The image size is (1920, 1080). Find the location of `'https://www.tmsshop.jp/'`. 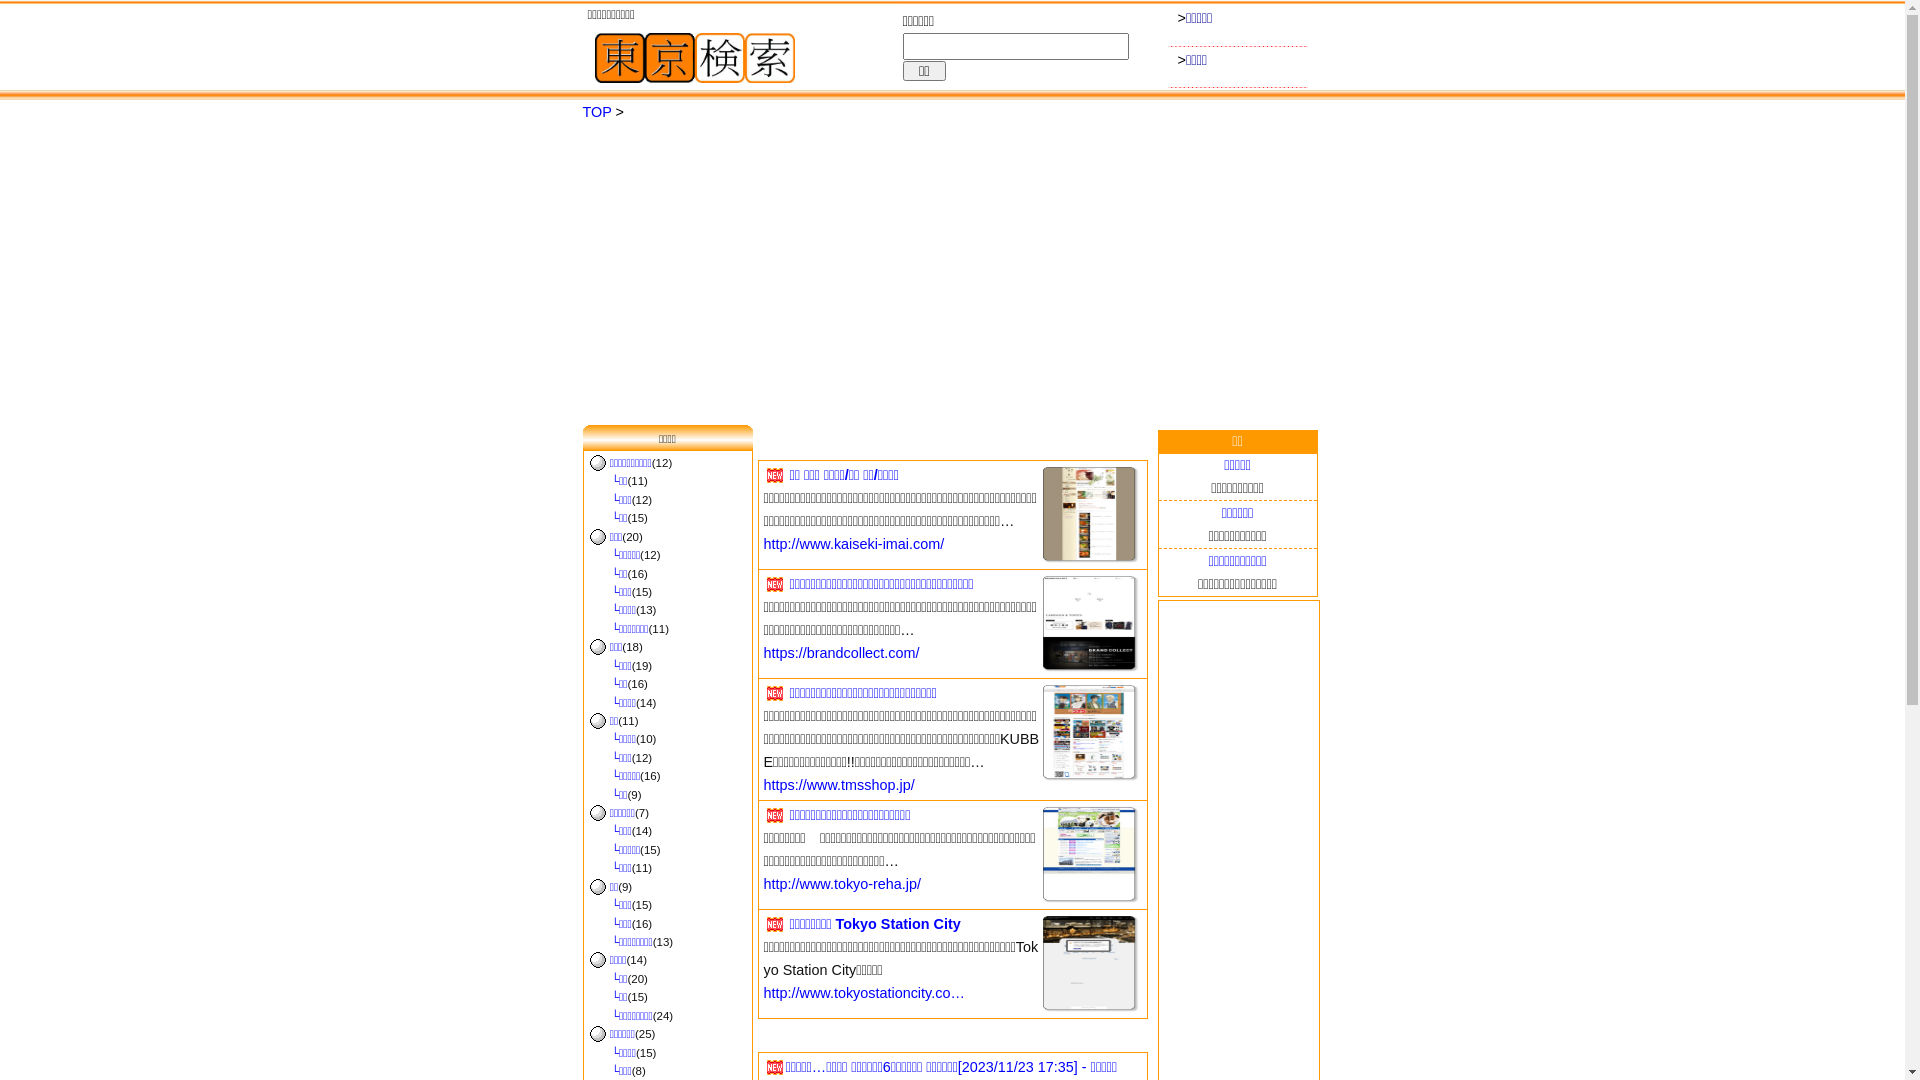

'https://www.tmsshop.jp/' is located at coordinates (839, 784).